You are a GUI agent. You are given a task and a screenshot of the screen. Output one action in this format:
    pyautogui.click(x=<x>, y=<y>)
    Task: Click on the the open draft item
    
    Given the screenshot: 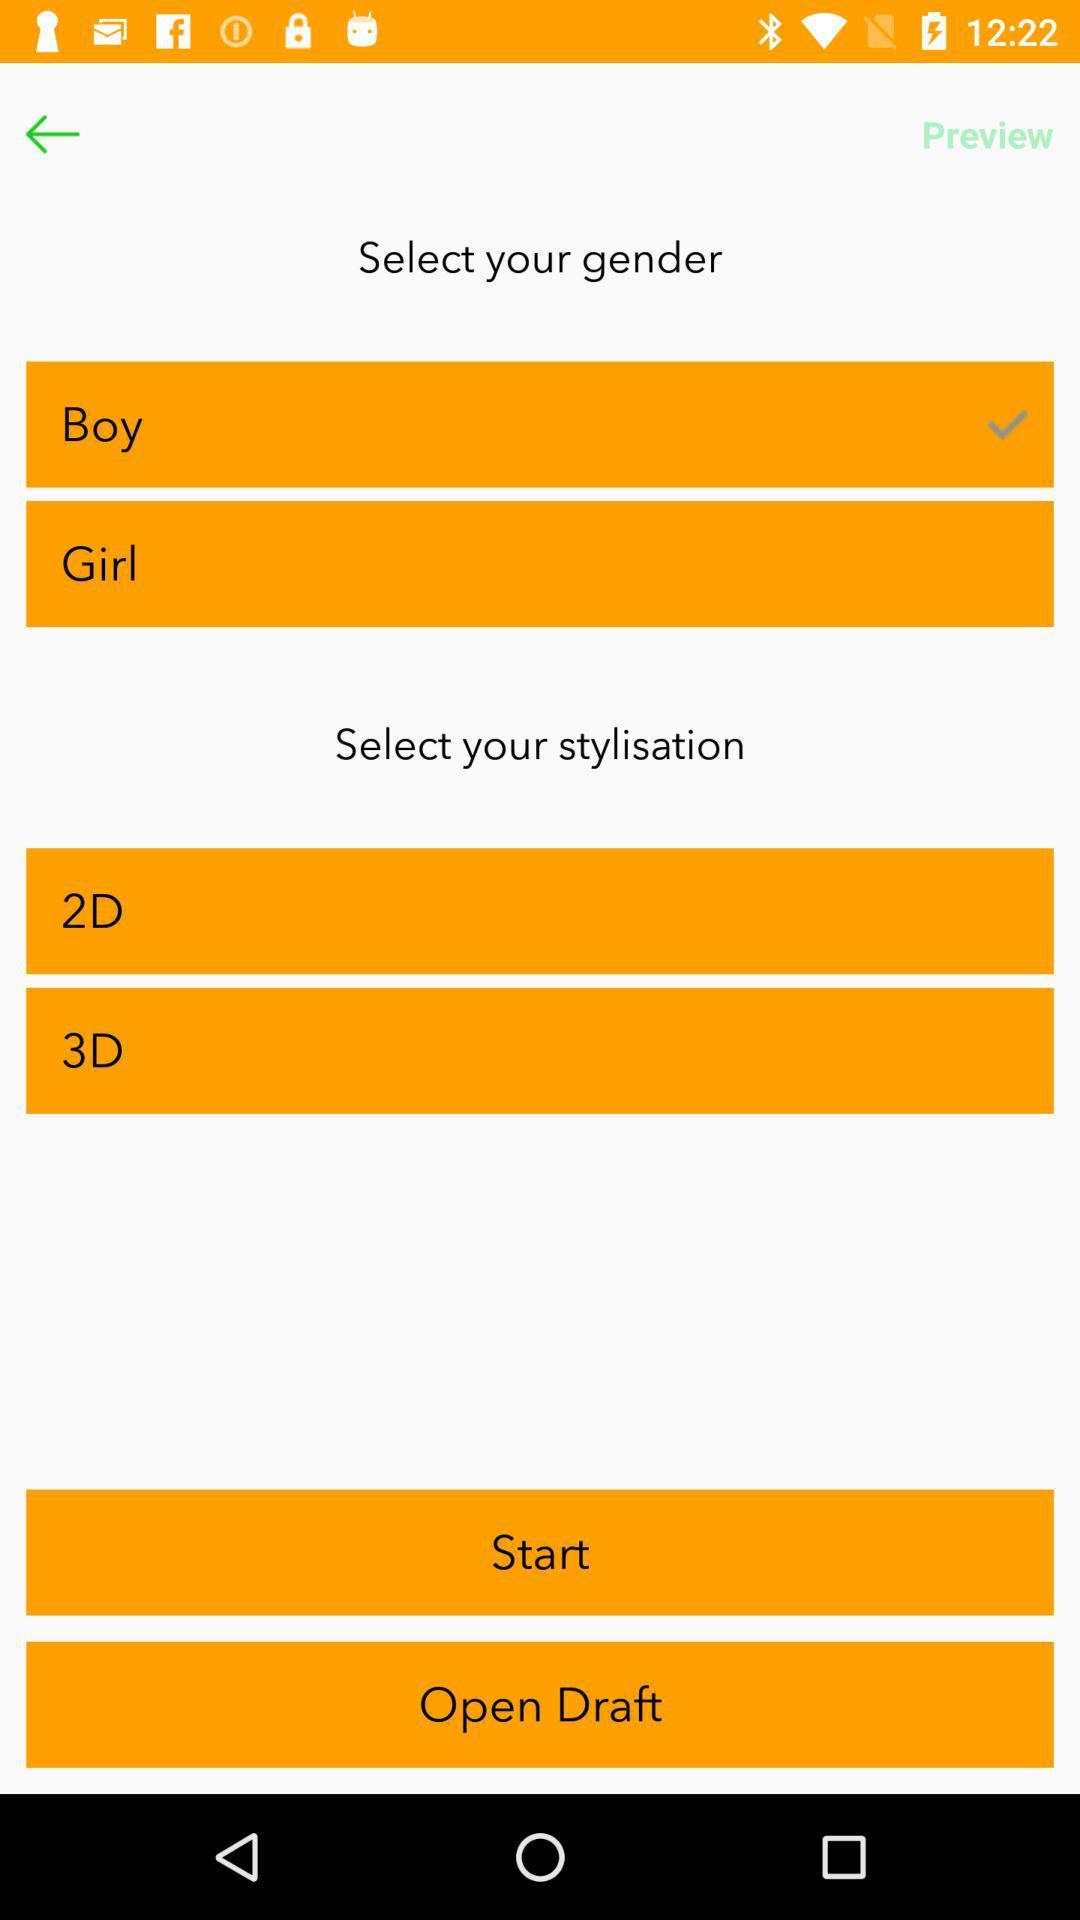 What is the action you would take?
    pyautogui.click(x=540, y=1703)
    